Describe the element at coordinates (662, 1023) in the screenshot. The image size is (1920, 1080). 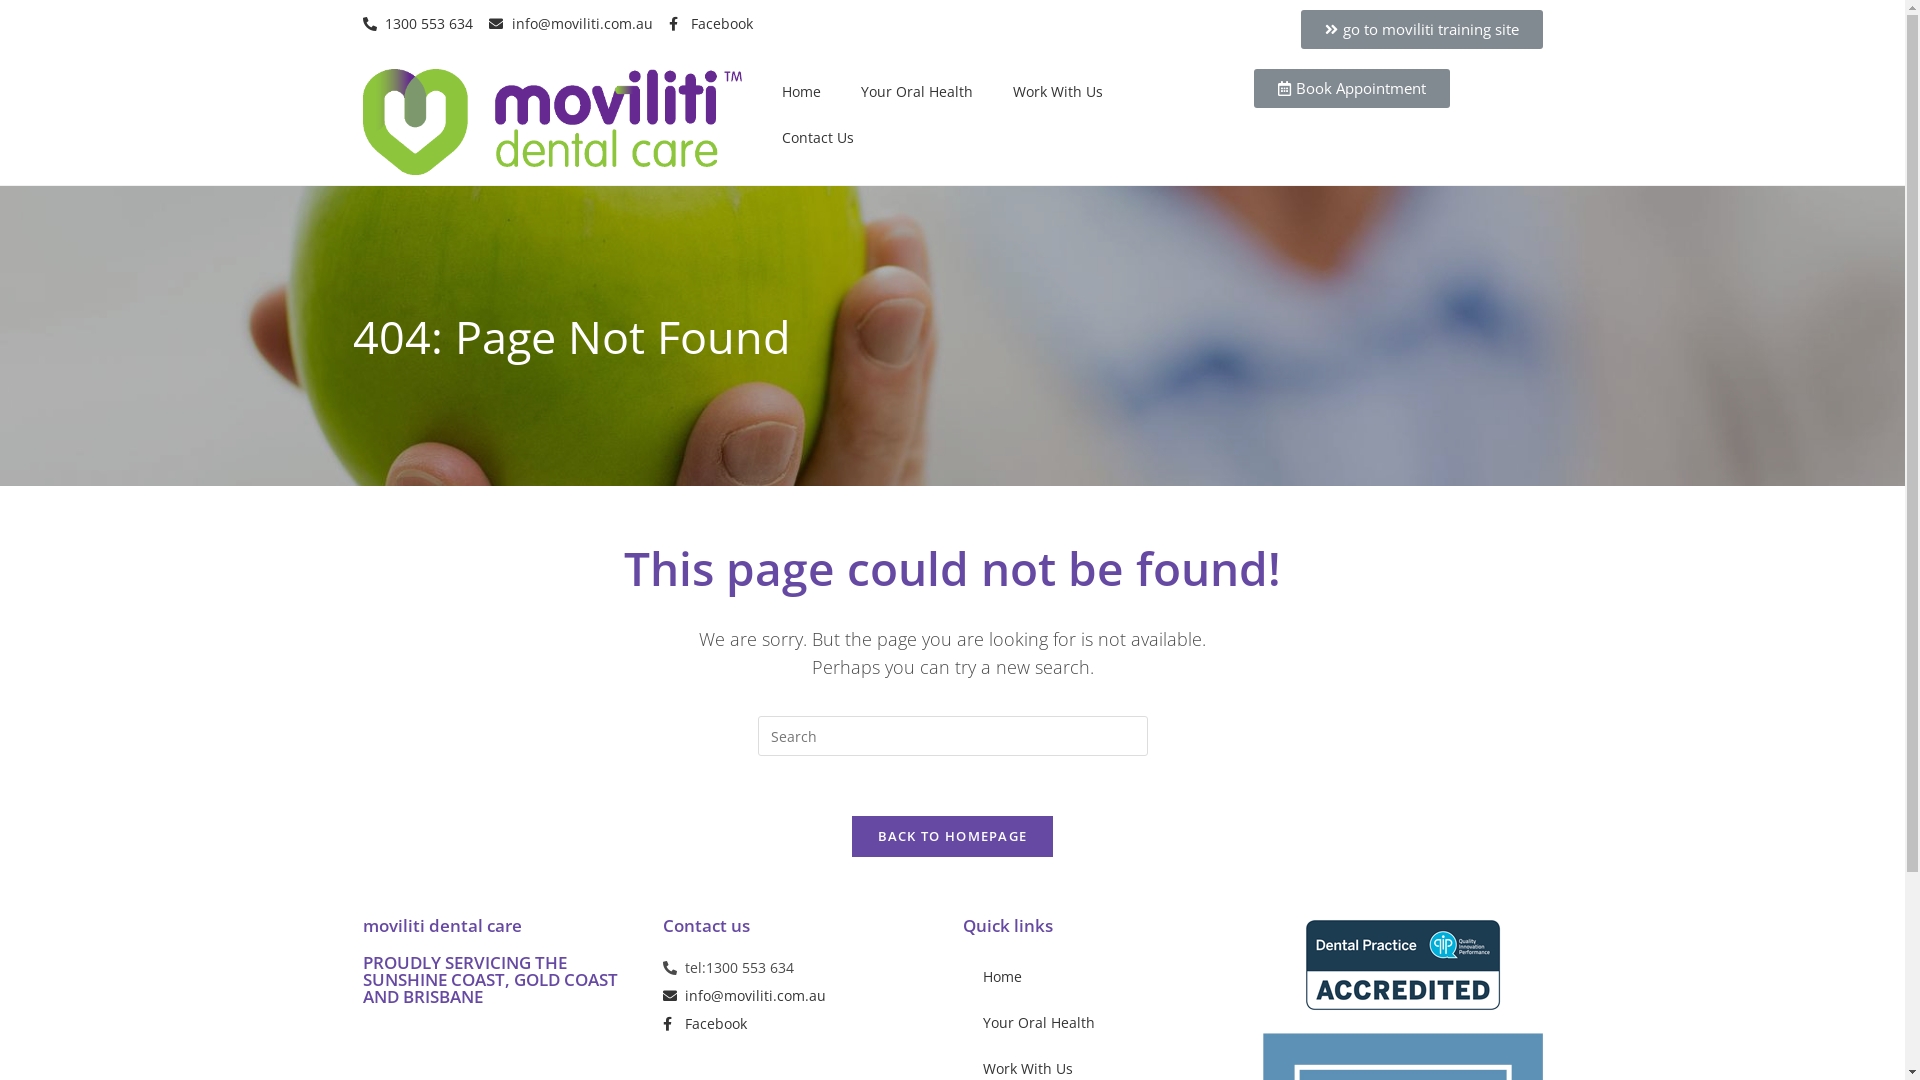
I see `'Facebook'` at that location.